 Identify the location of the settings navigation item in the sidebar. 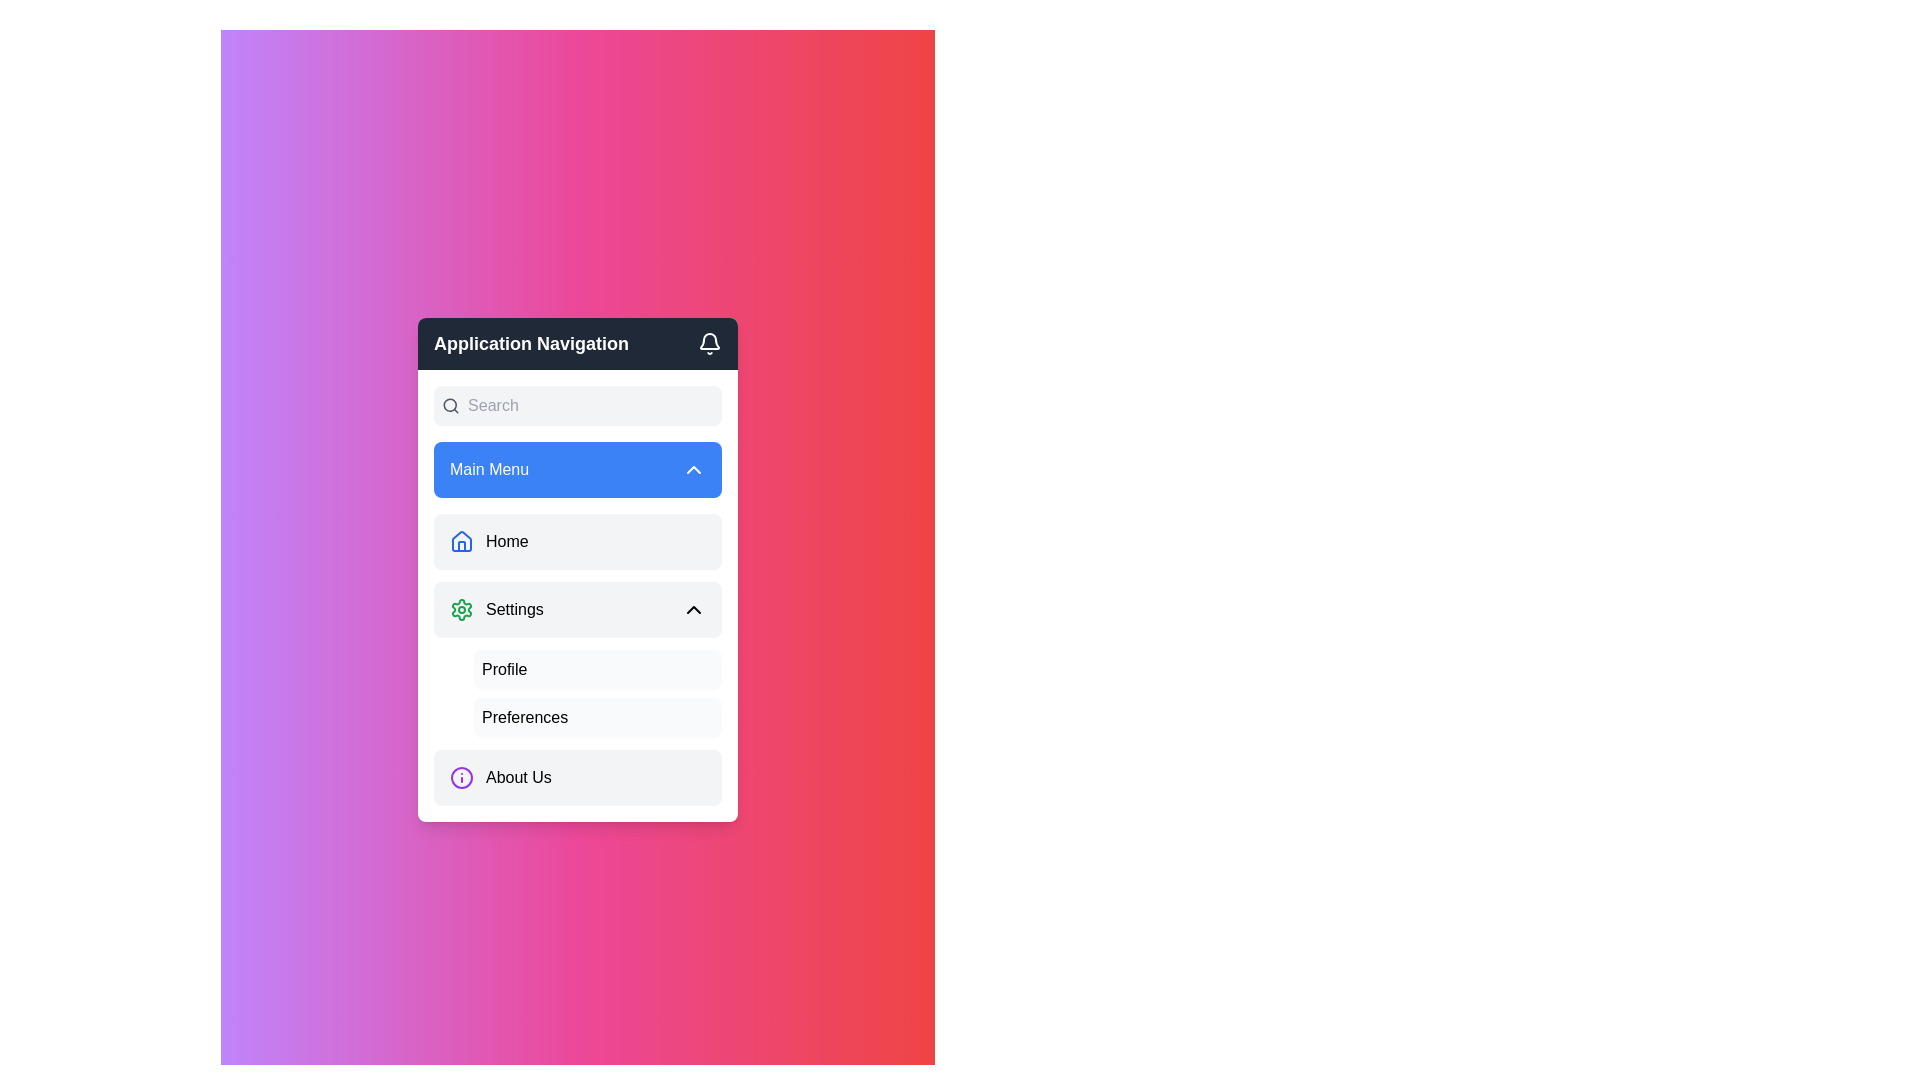
(576, 608).